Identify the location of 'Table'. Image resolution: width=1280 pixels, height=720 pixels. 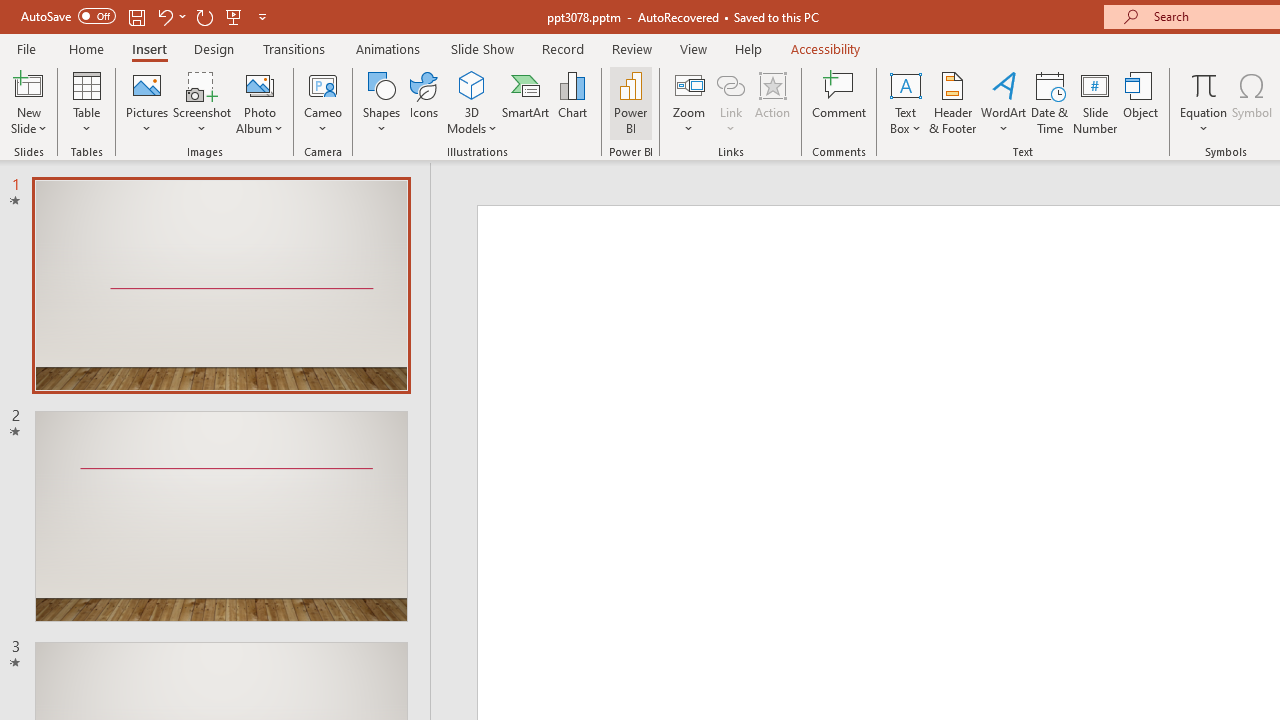
(86, 103).